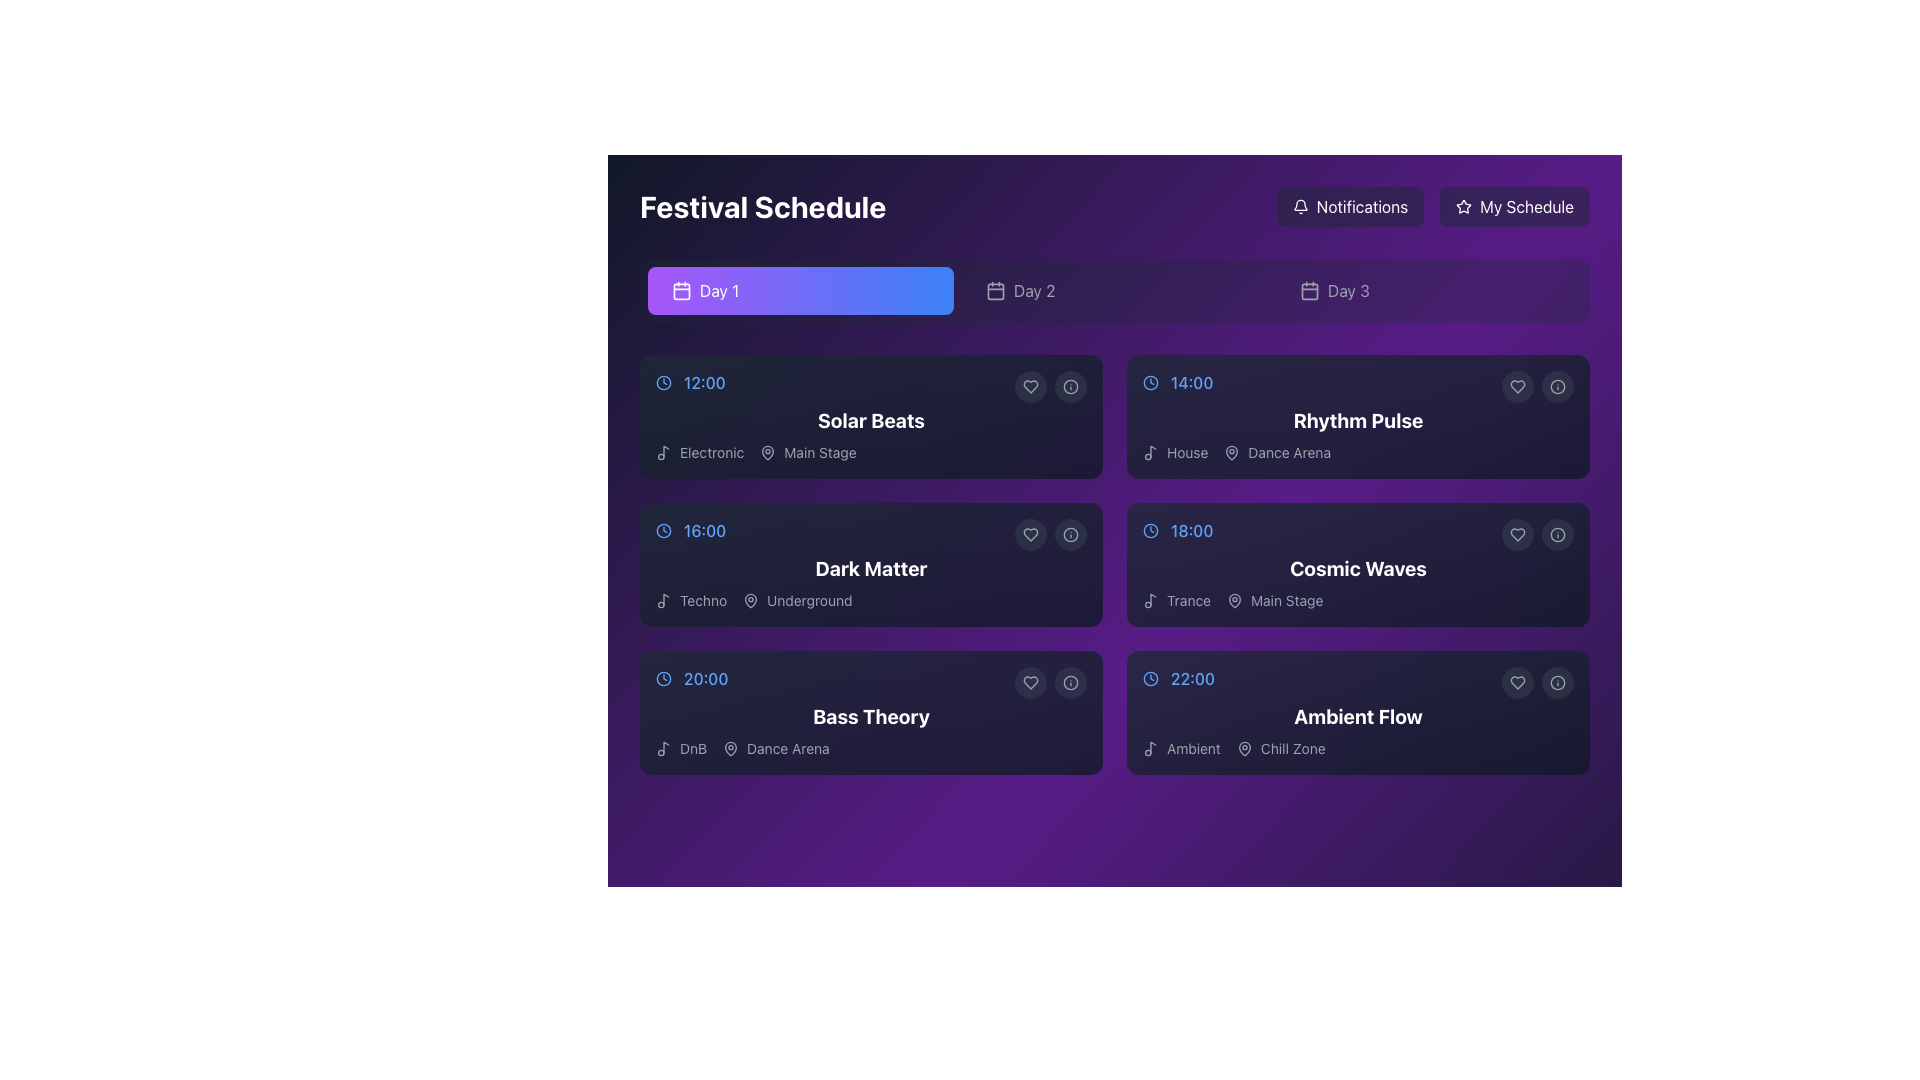 The height and width of the screenshot is (1080, 1920). I want to click on the small music note icon located at the bottom left corner of the 'Bass Theory' event card, so click(663, 748).